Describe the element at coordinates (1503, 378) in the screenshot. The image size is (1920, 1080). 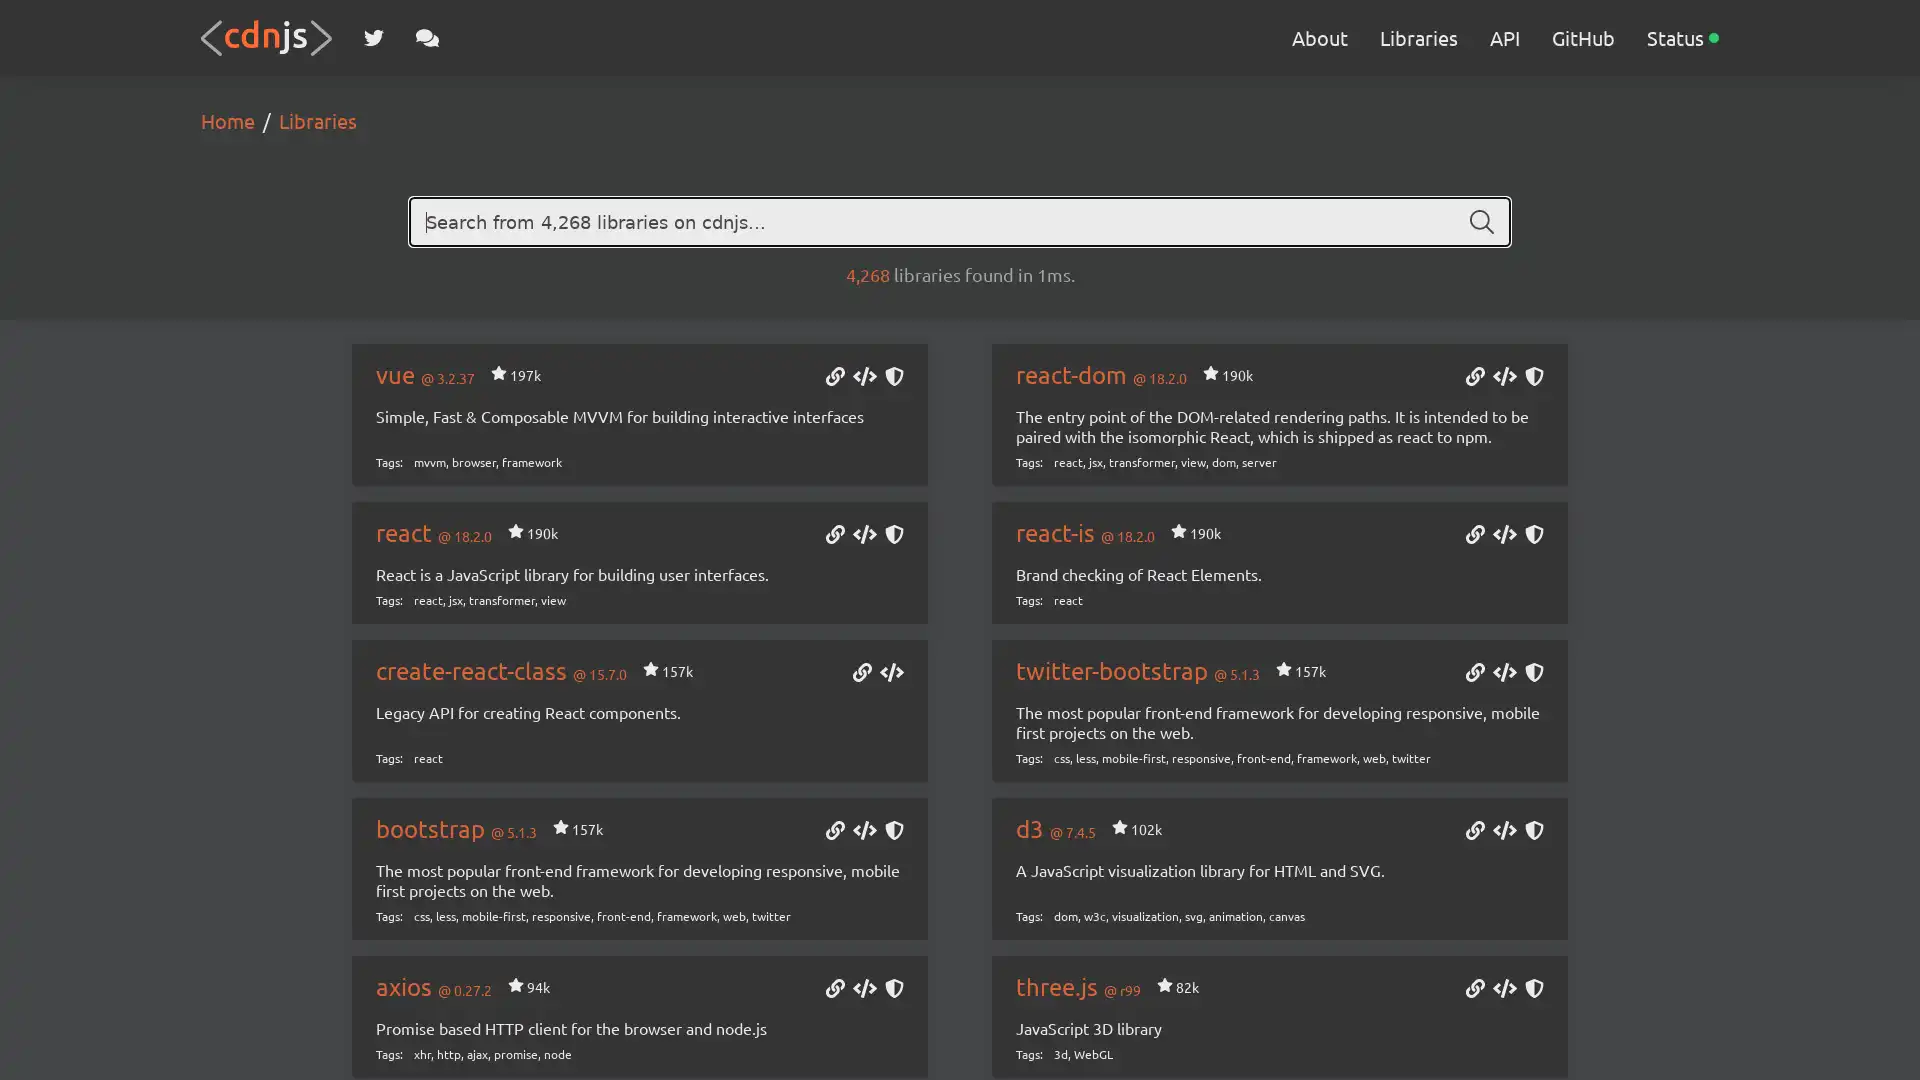
I see `Copy Script Tag` at that location.